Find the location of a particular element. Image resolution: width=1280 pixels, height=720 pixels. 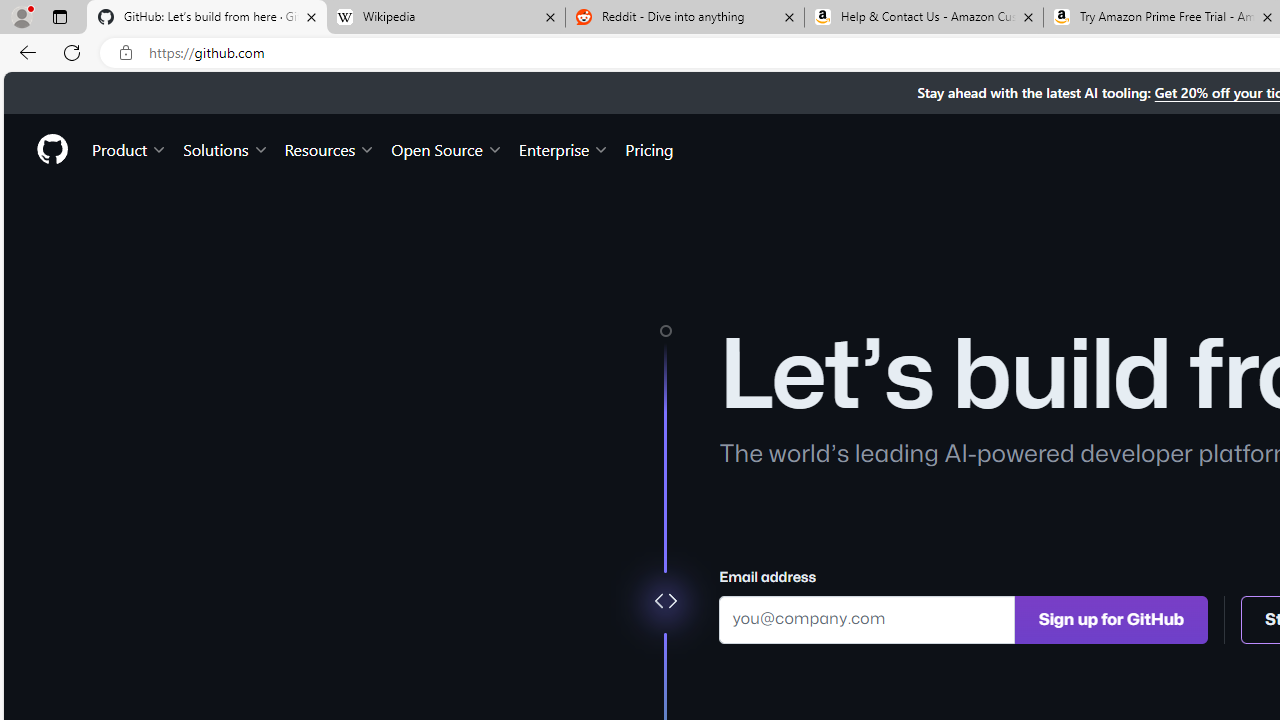

'Email address' is located at coordinates (867, 618).